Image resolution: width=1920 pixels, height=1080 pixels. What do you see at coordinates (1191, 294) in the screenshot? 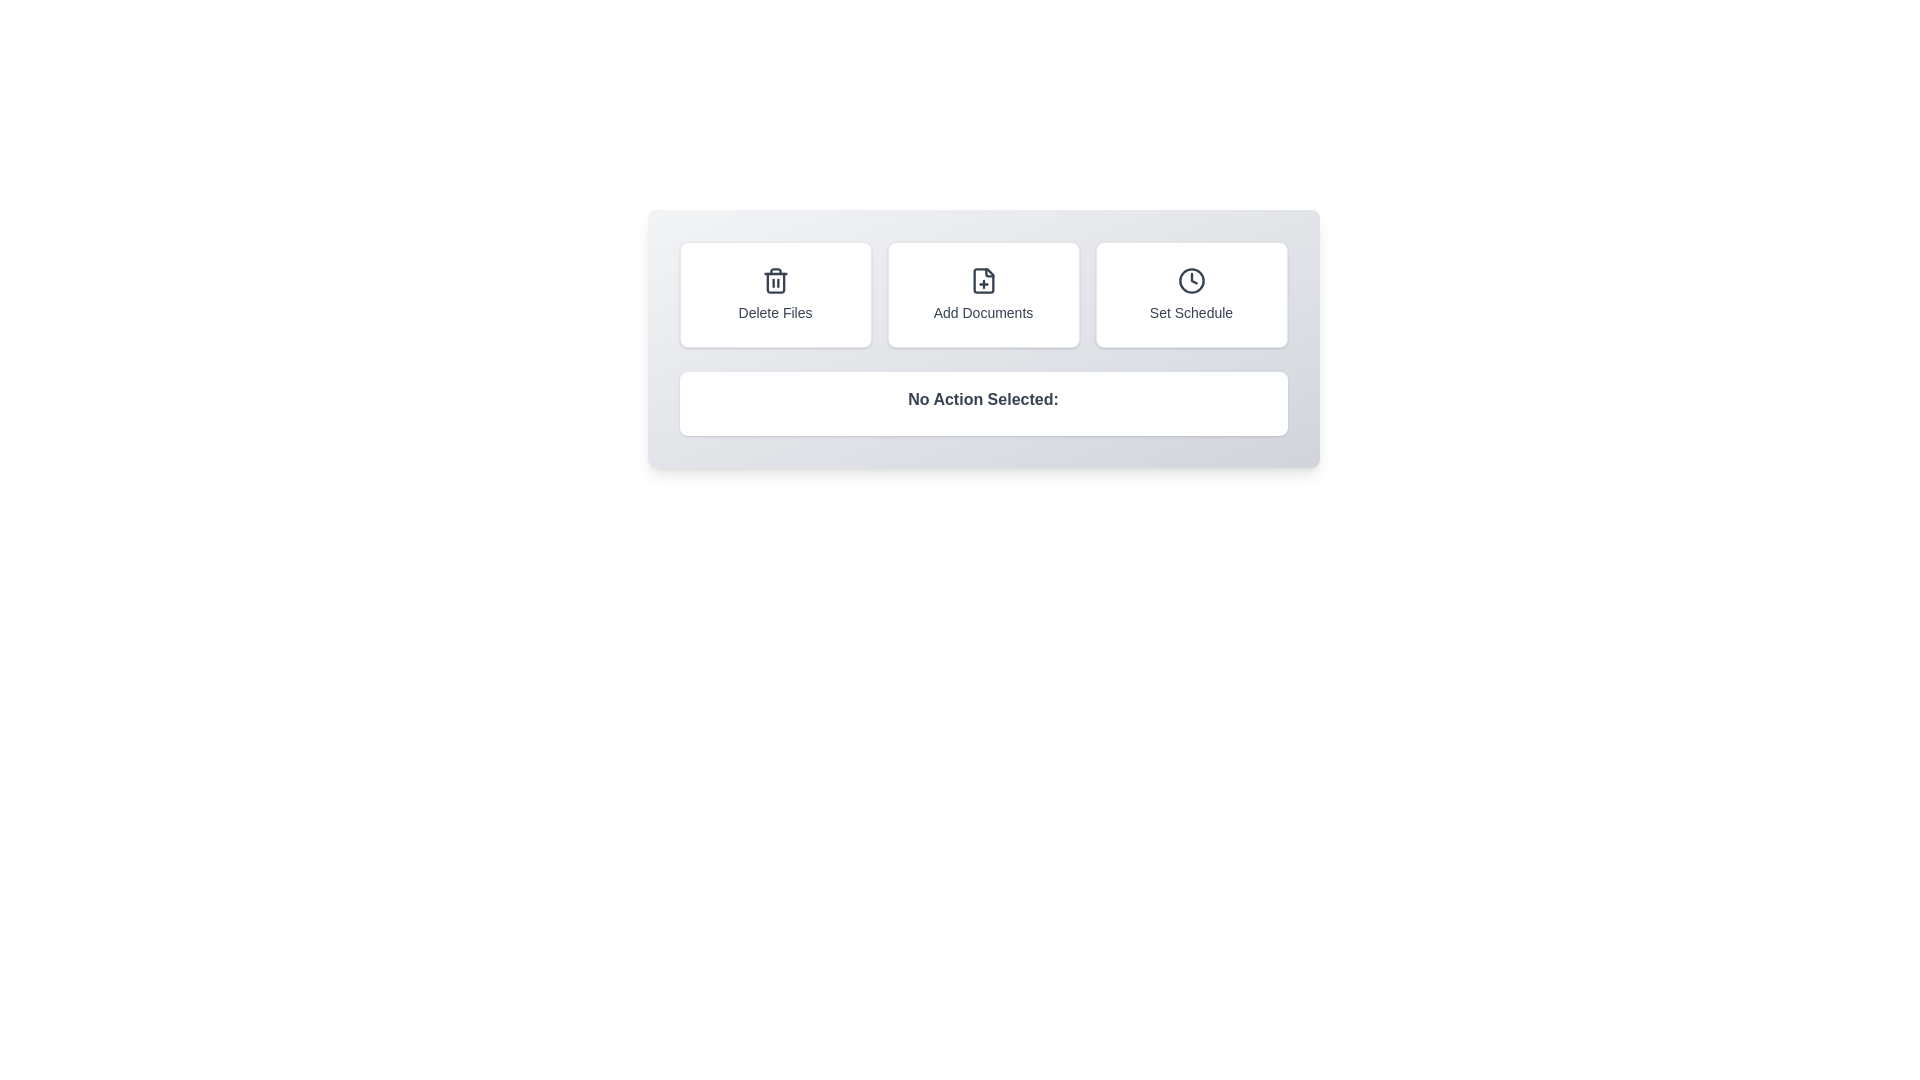
I see `the 'Set Schedule' button, which is a rounded rectangular button with a clock icon and a white background, located at the far right of the grid layout` at bounding box center [1191, 294].